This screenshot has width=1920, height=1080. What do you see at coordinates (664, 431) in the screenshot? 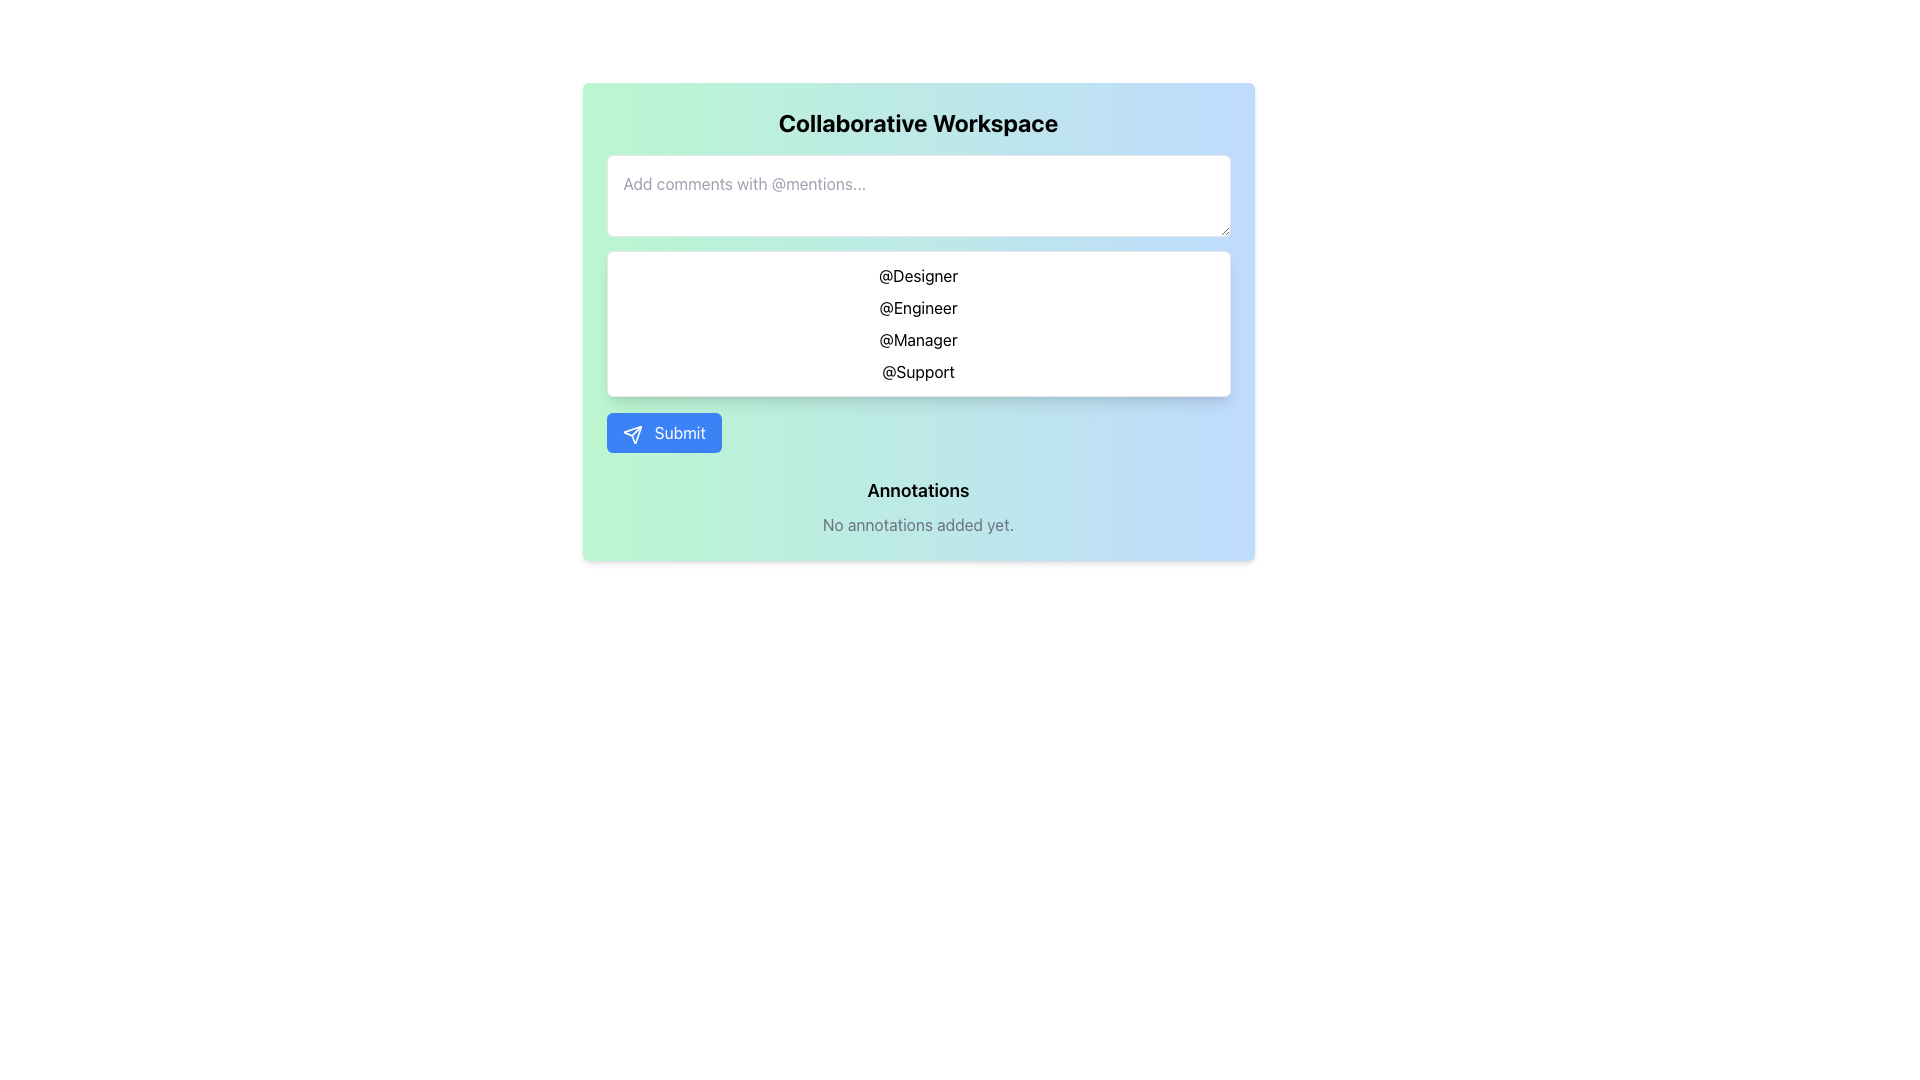
I see `the submit button located at the bottom left of the card interface to trigger a visual effect` at bounding box center [664, 431].